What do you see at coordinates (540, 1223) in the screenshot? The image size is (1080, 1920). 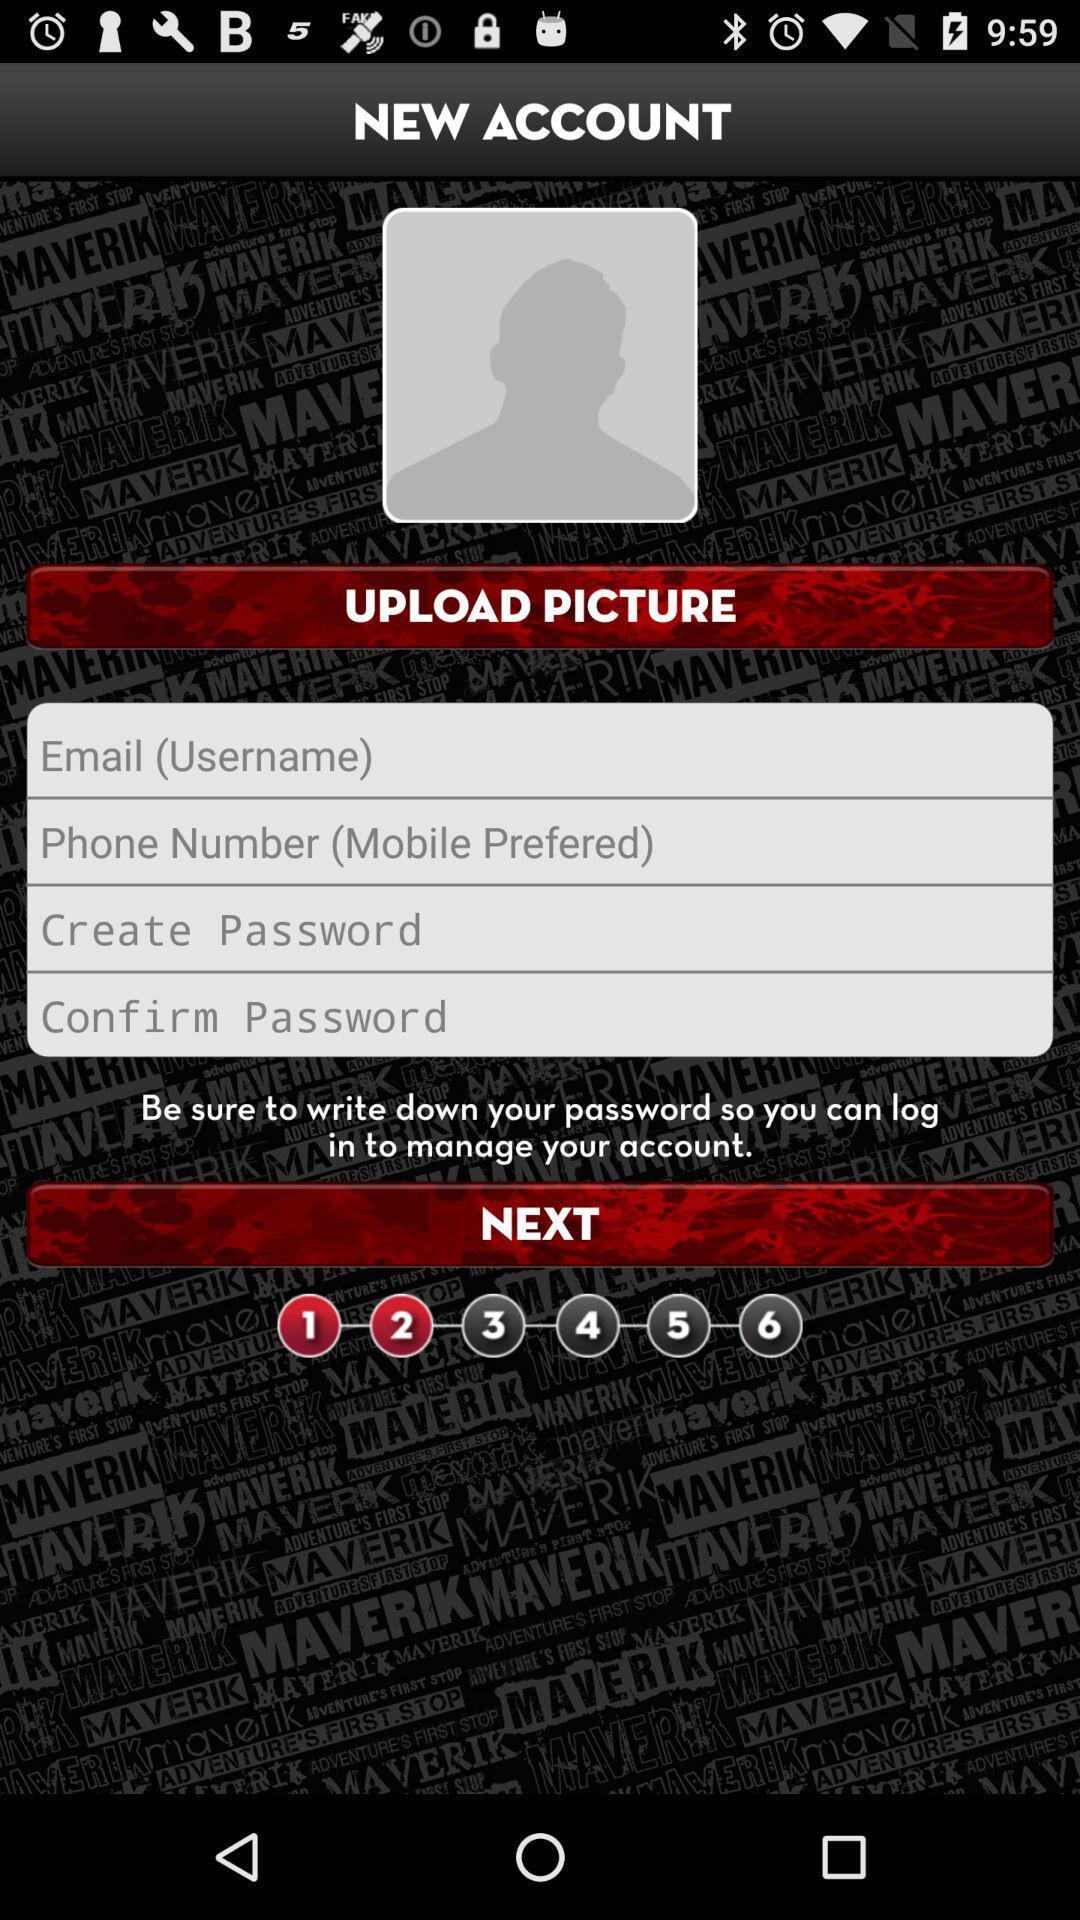 I see `item below the be sure to item` at bounding box center [540, 1223].